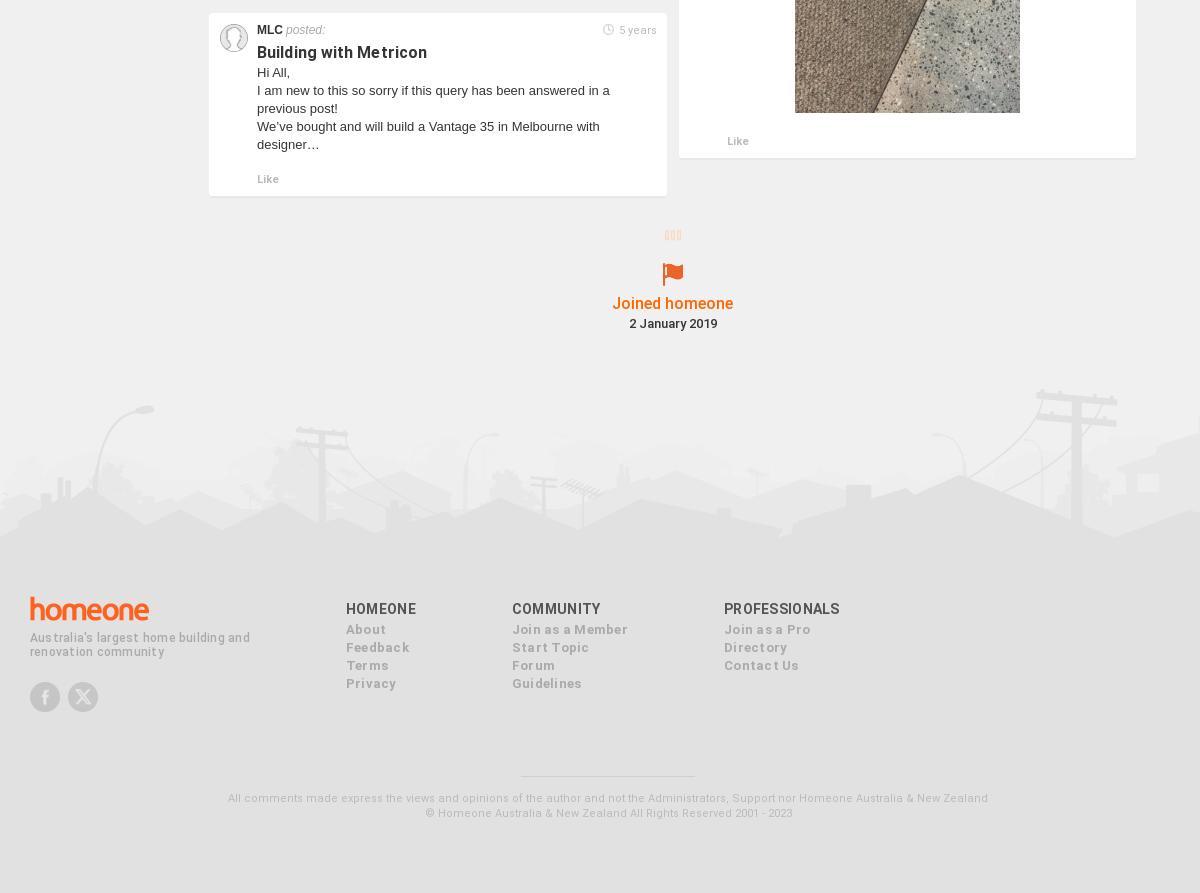  I want to click on 'Join as a Pro', so click(723, 597).